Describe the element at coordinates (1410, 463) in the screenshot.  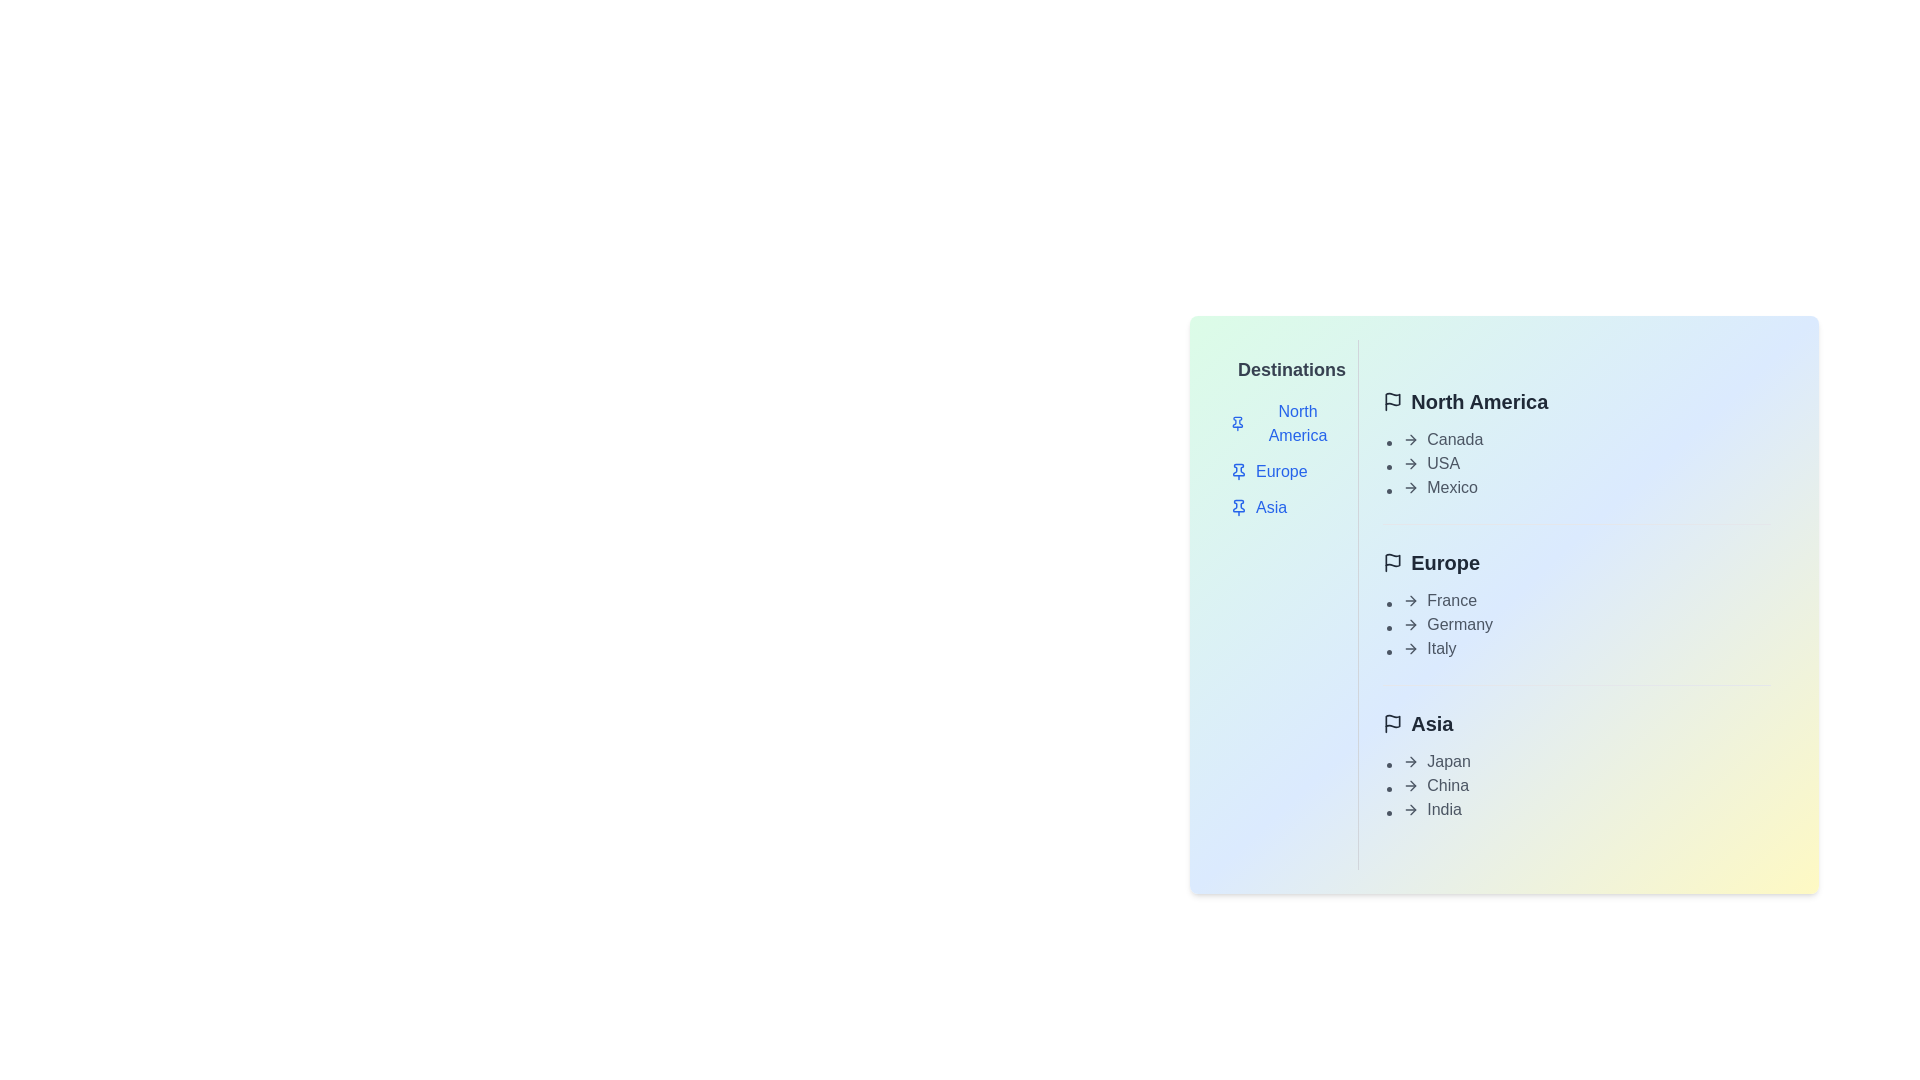
I see `the right-pointing arrow icon adjacent to the text 'USA'` at that location.